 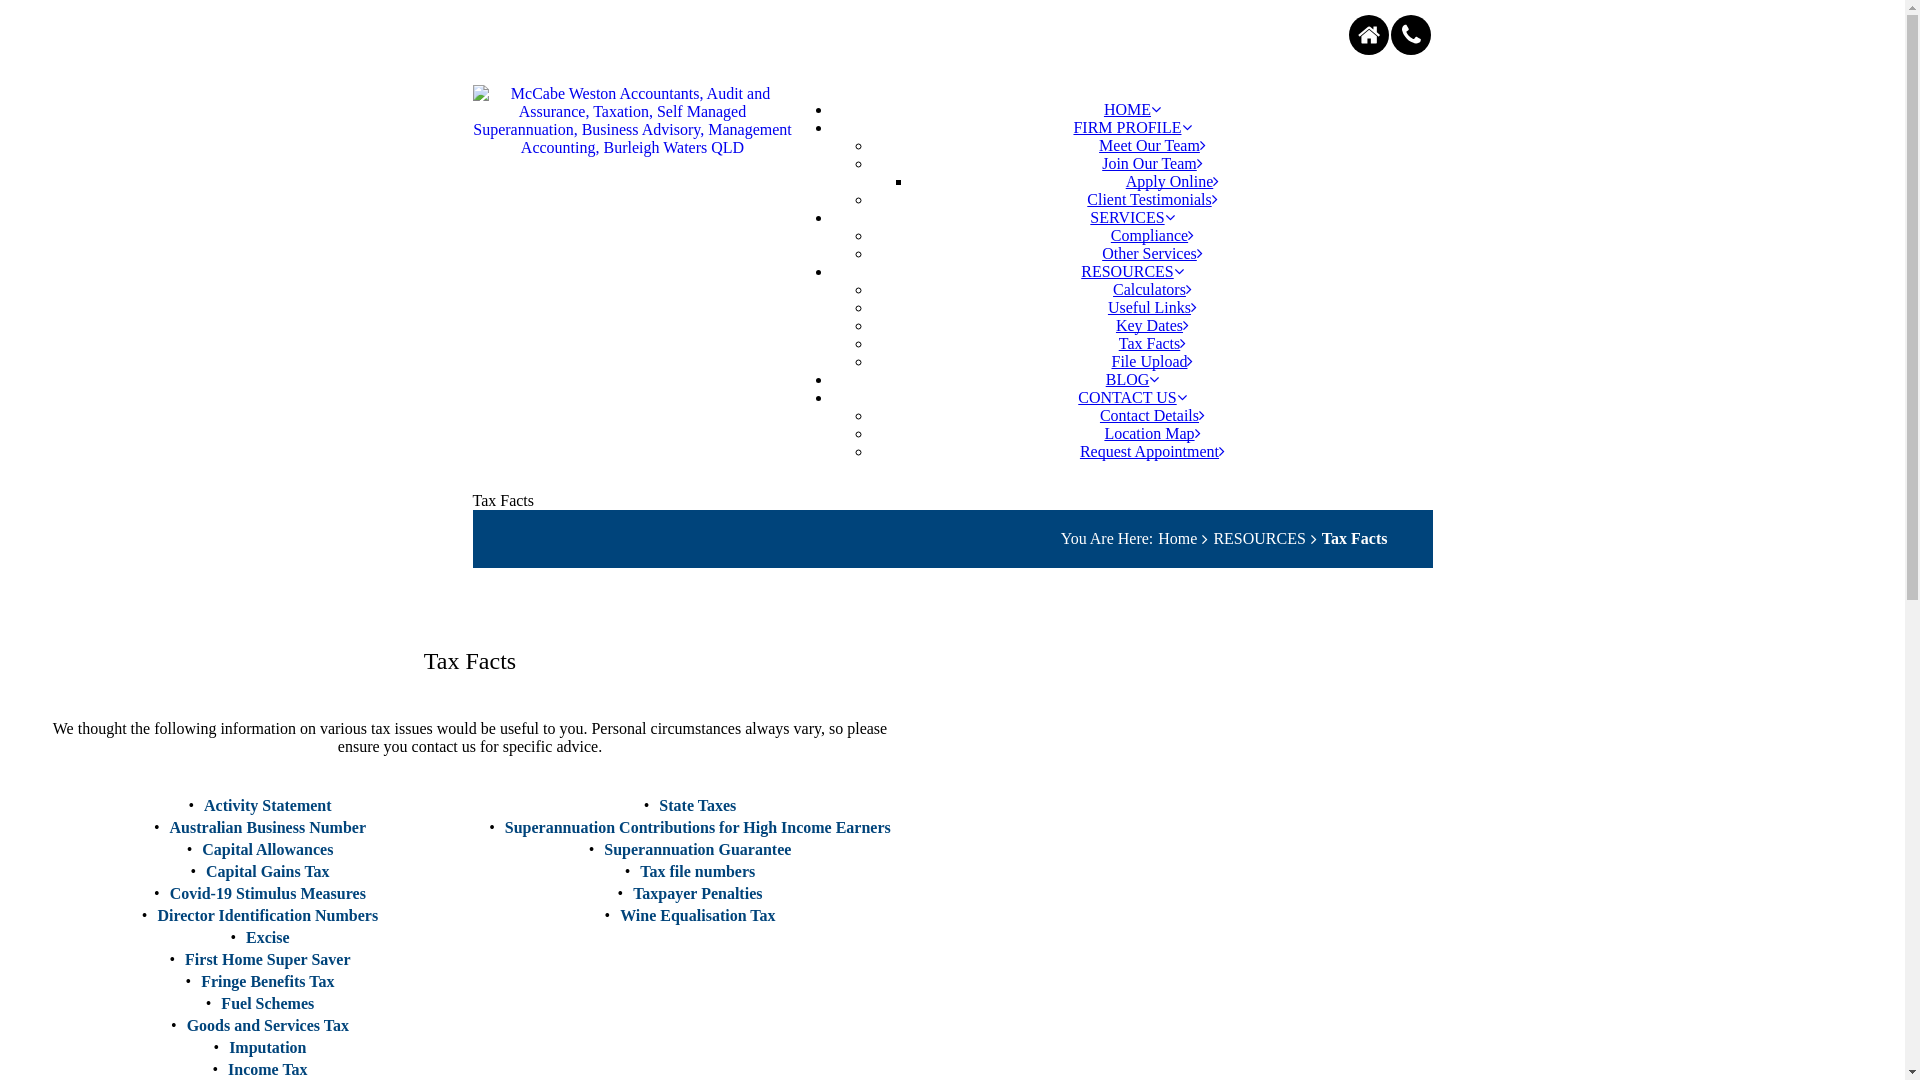 What do you see at coordinates (1132, 109) in the screenshot?
I see `'HOME'` at bounding box center [1132, 109].